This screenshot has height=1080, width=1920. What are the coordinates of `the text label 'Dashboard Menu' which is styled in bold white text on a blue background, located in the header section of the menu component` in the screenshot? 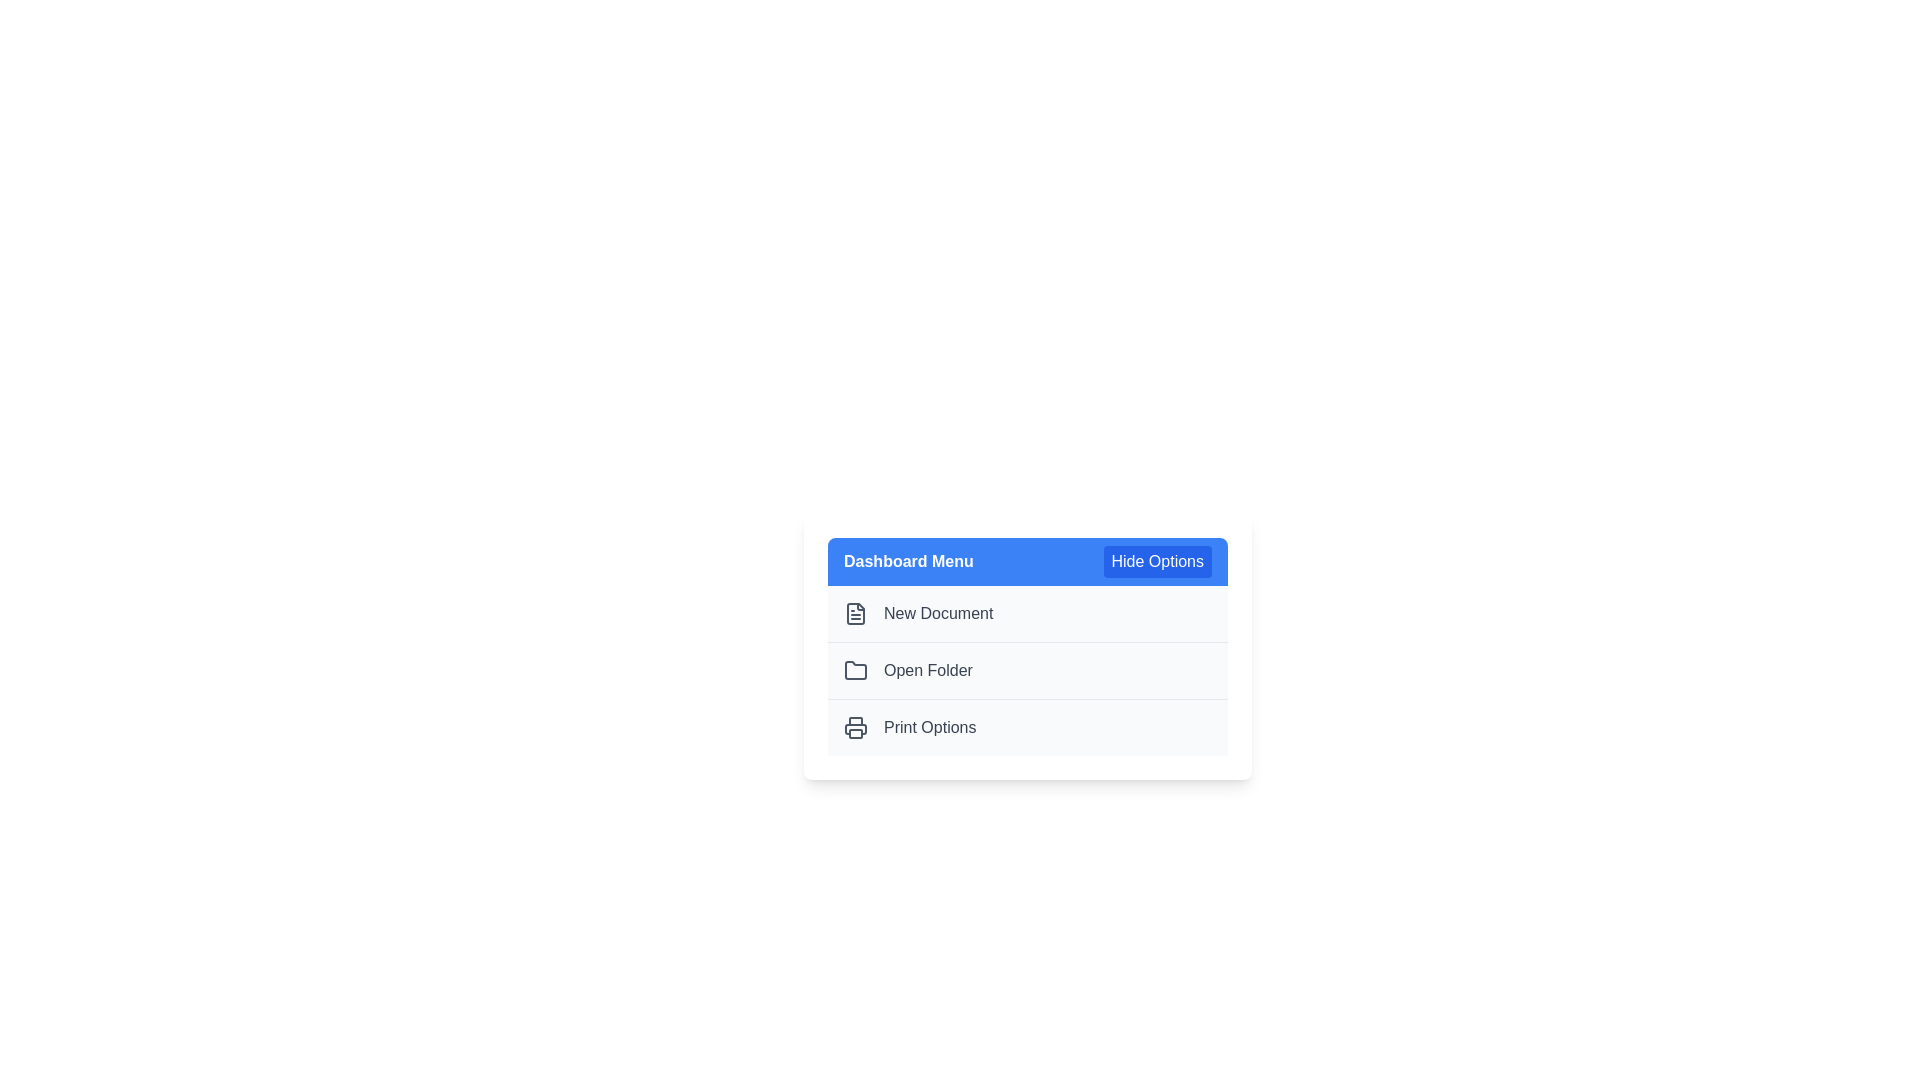 It's located at (907, 562).